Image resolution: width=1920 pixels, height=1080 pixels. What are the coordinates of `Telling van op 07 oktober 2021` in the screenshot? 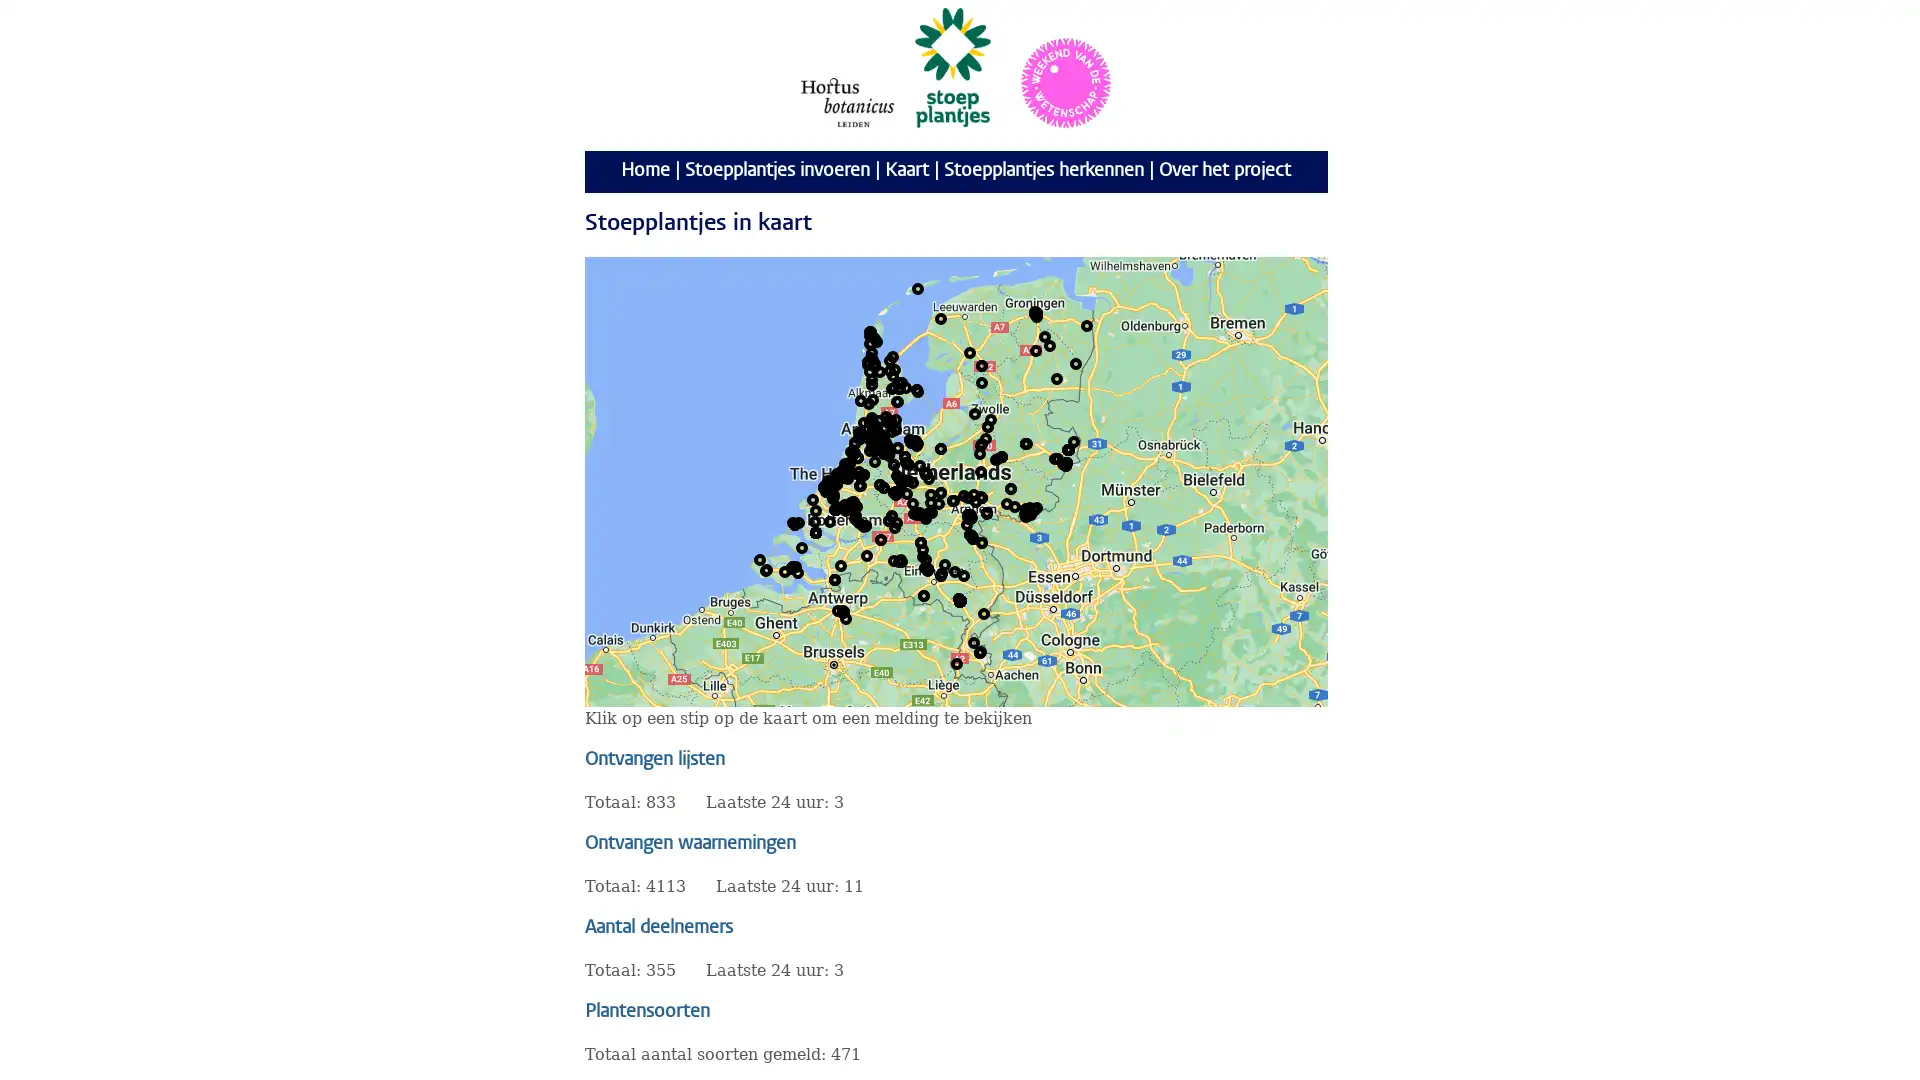 It's located at (874, 442).